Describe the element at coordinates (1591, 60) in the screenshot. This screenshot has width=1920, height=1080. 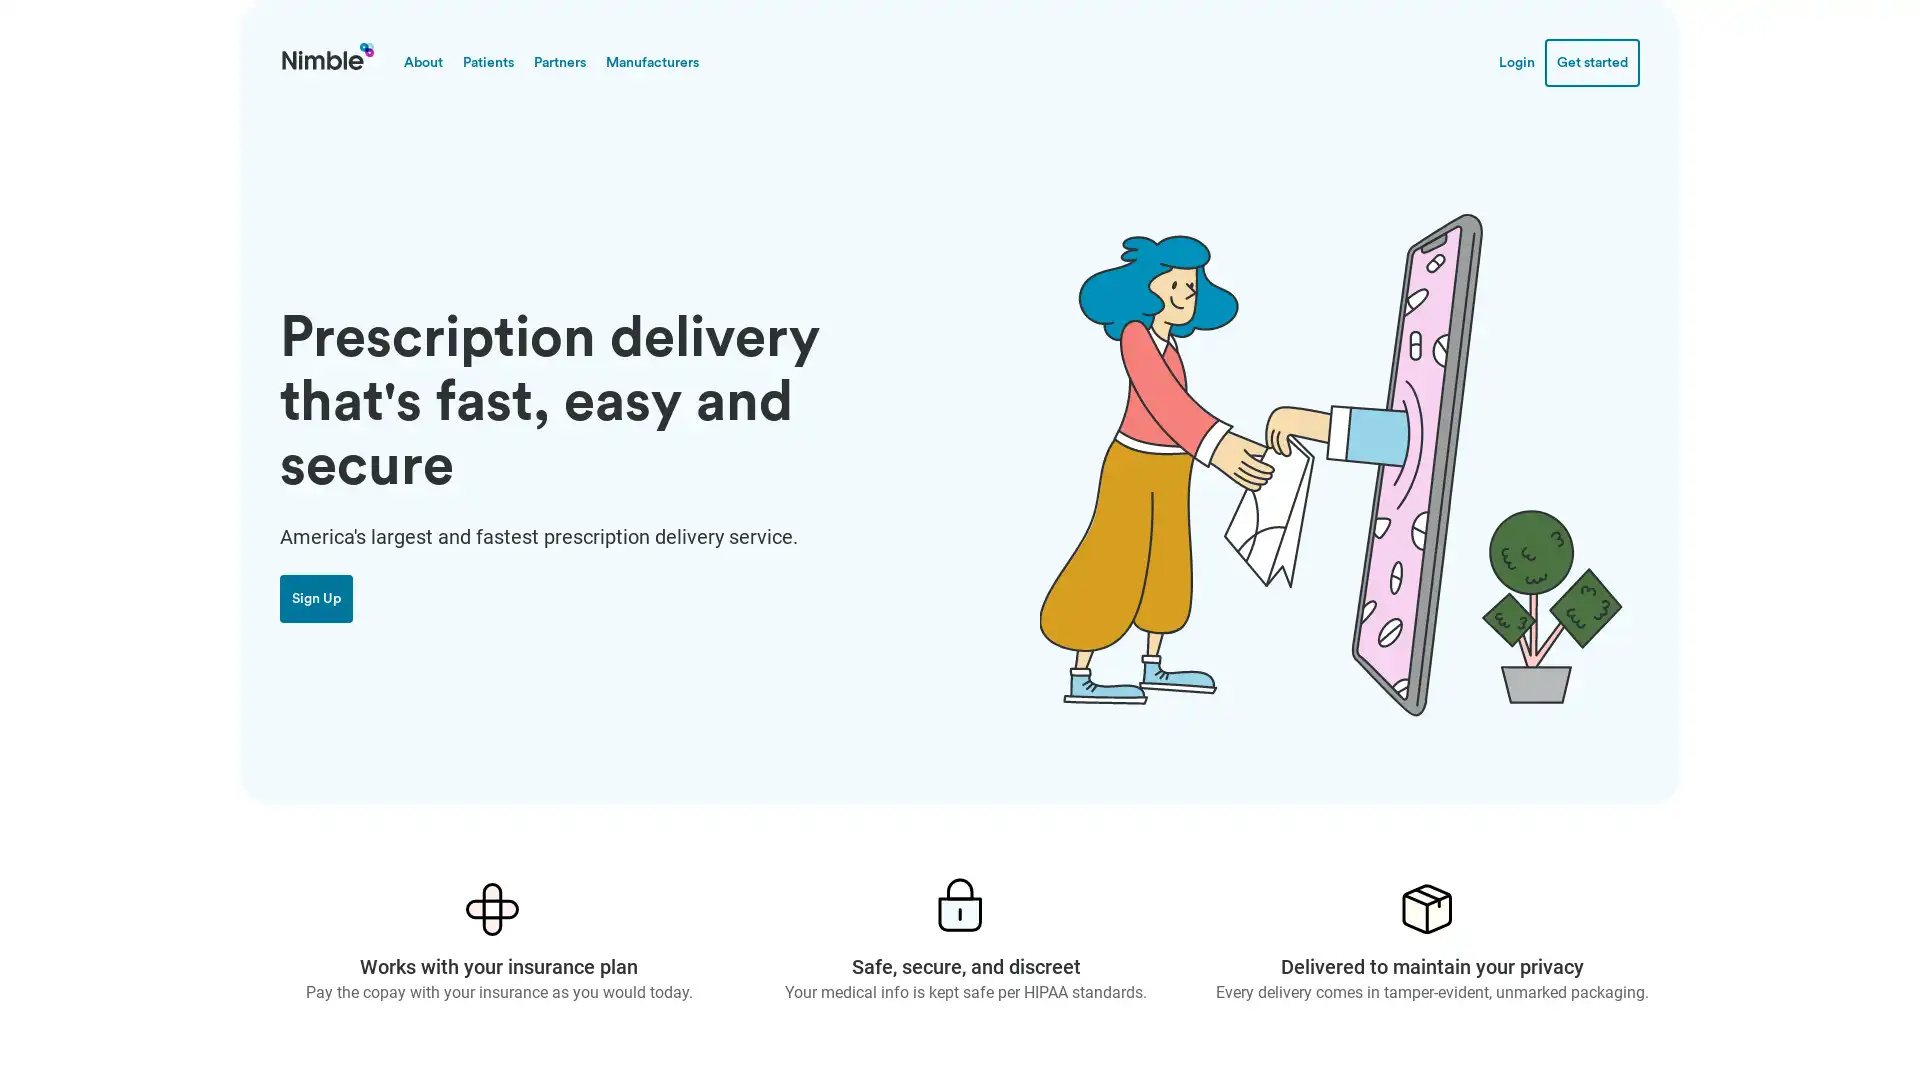
I see `Get started` at that location.